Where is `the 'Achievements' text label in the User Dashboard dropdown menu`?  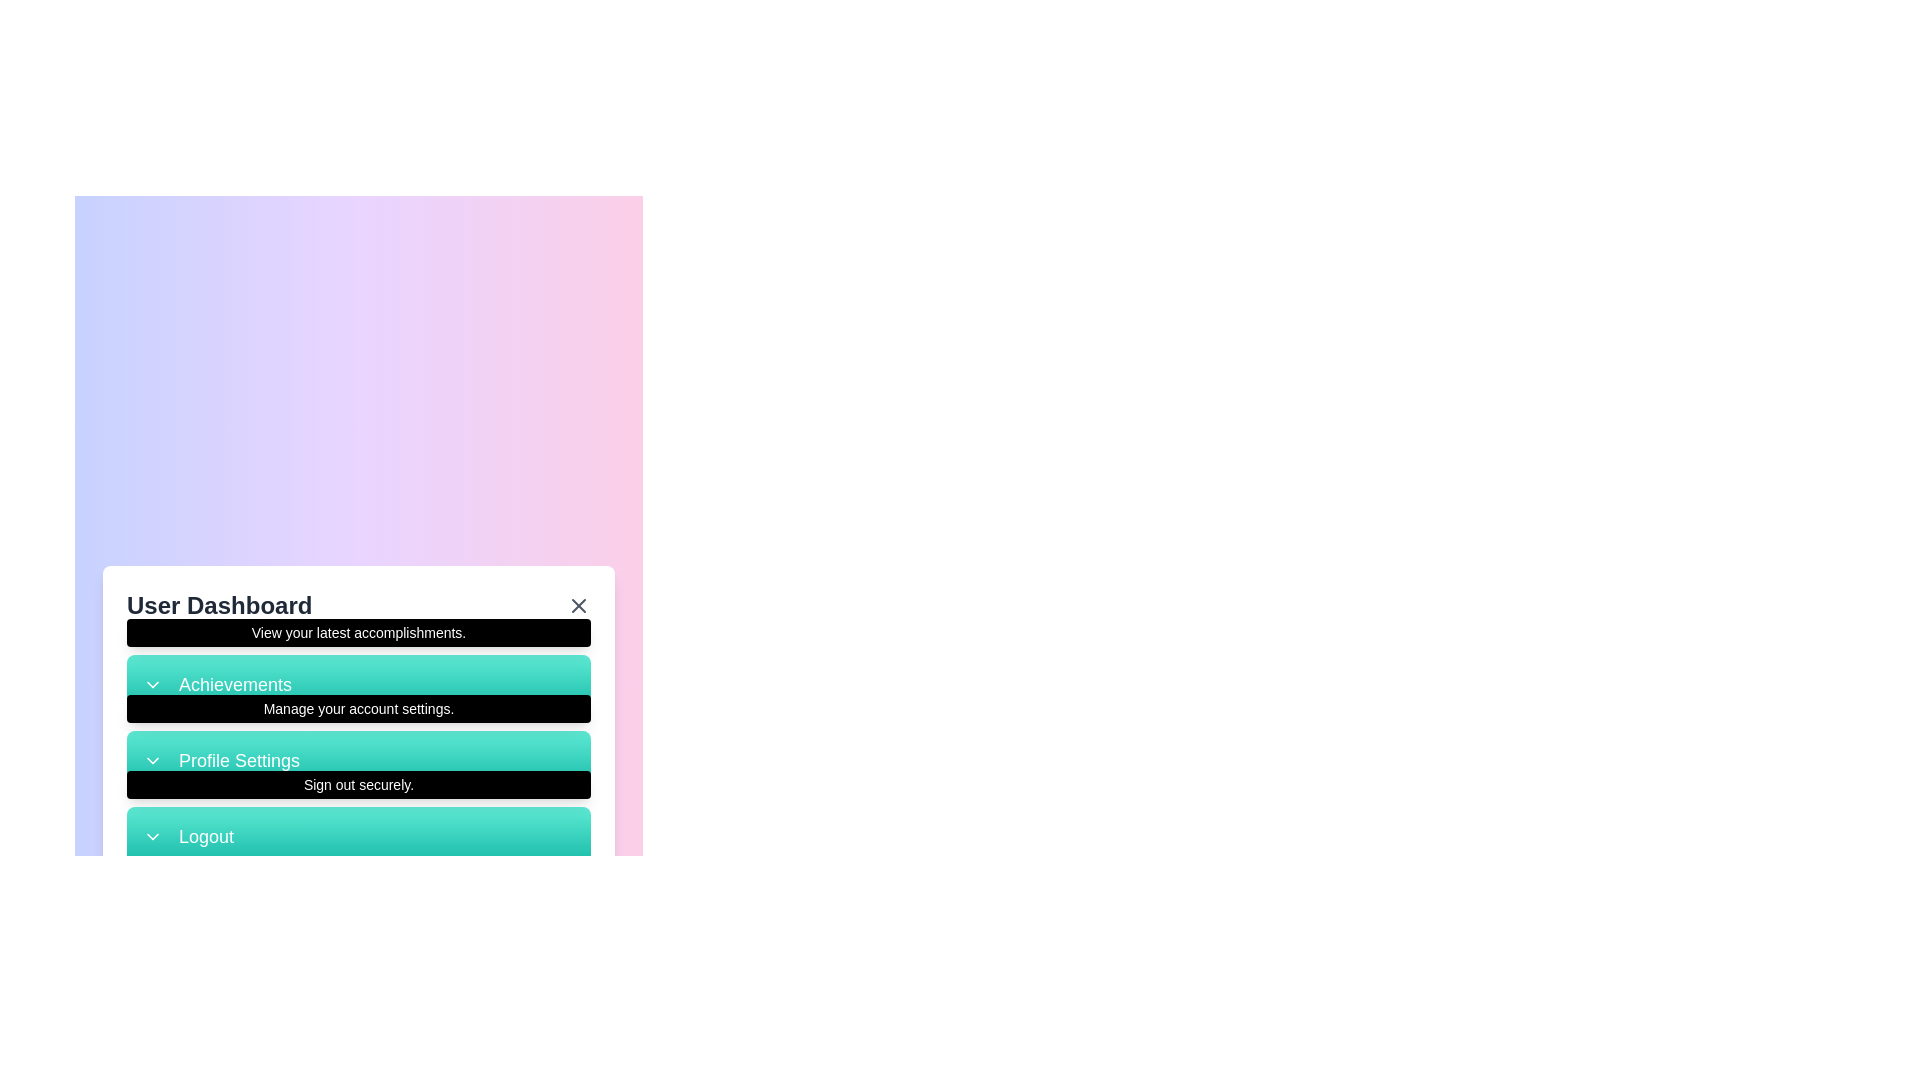 the 'Achievements' text label in the User Dashboard dropdown menu is located at coordinates (235, 683).